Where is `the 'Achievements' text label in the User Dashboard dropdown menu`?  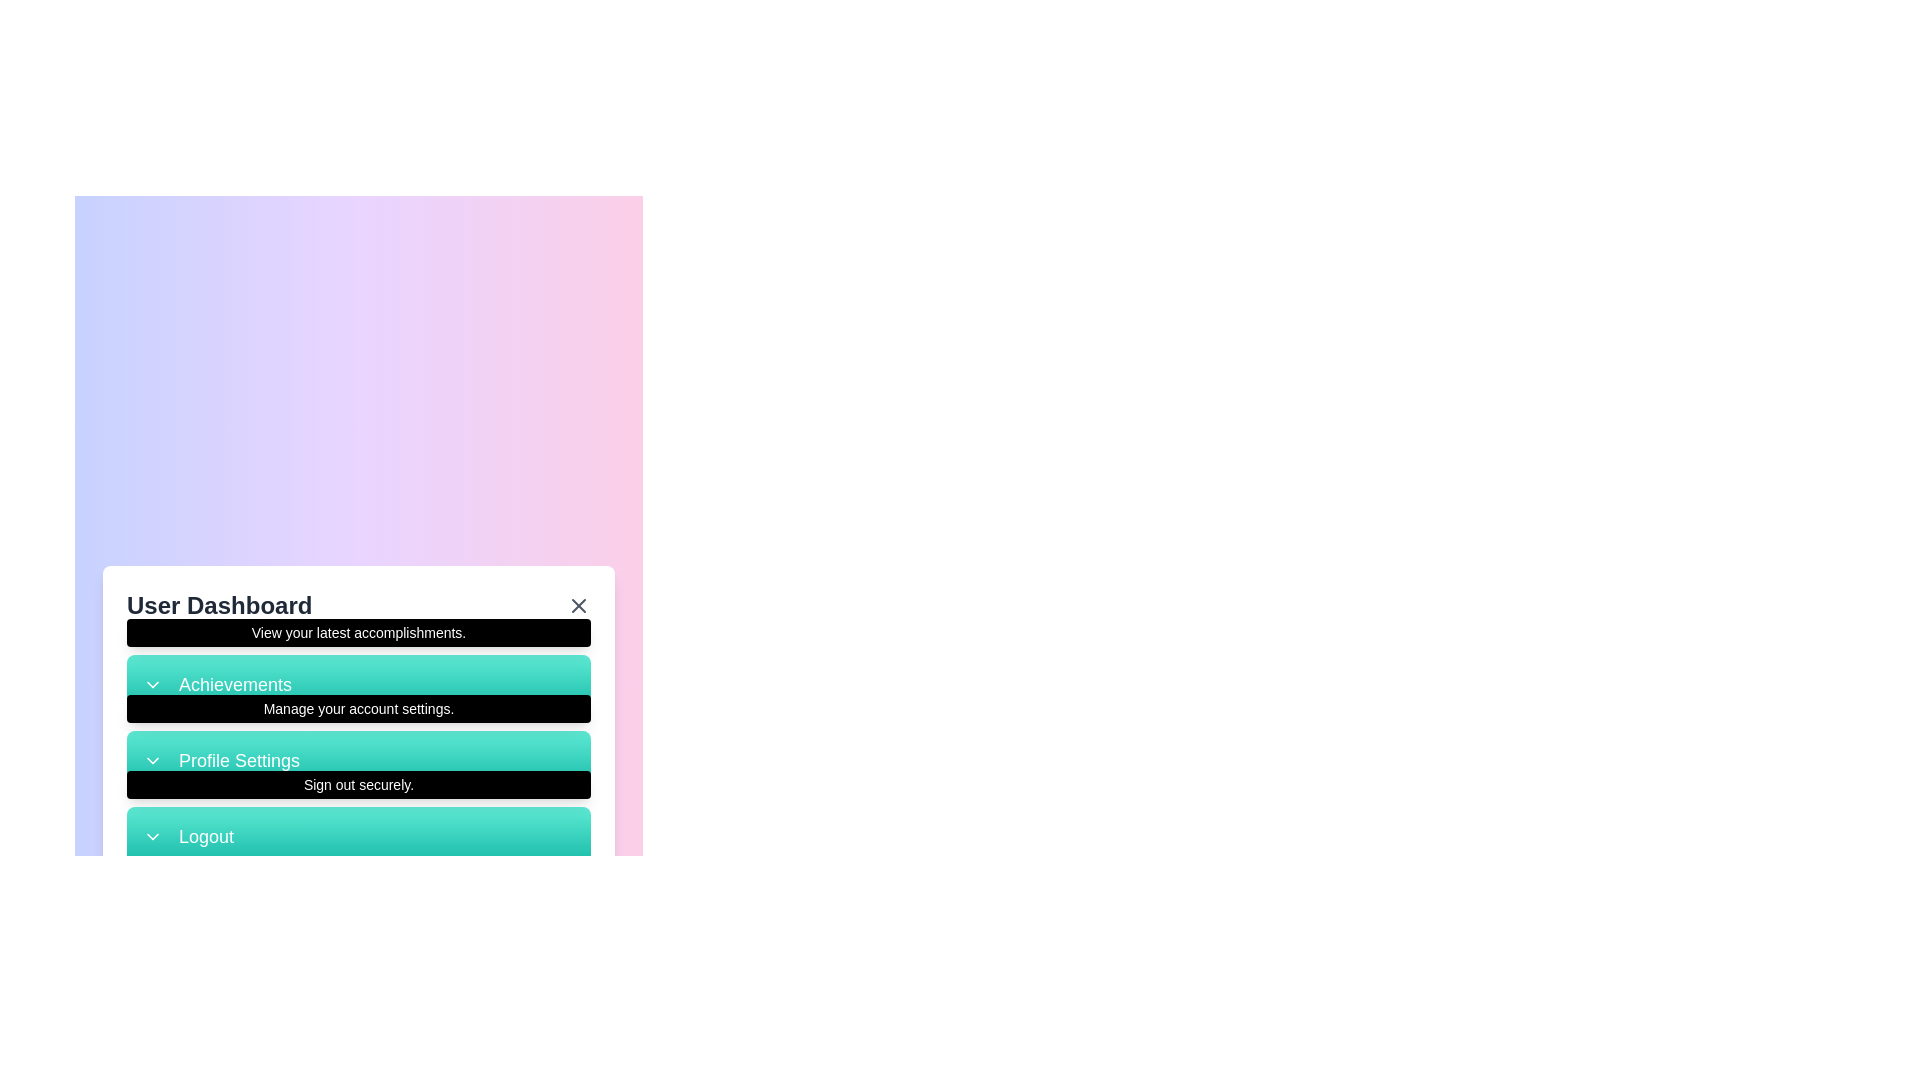 the 'Achievements' text label in the User Dashboard dropdown menu is located at coordinates (235, 683).